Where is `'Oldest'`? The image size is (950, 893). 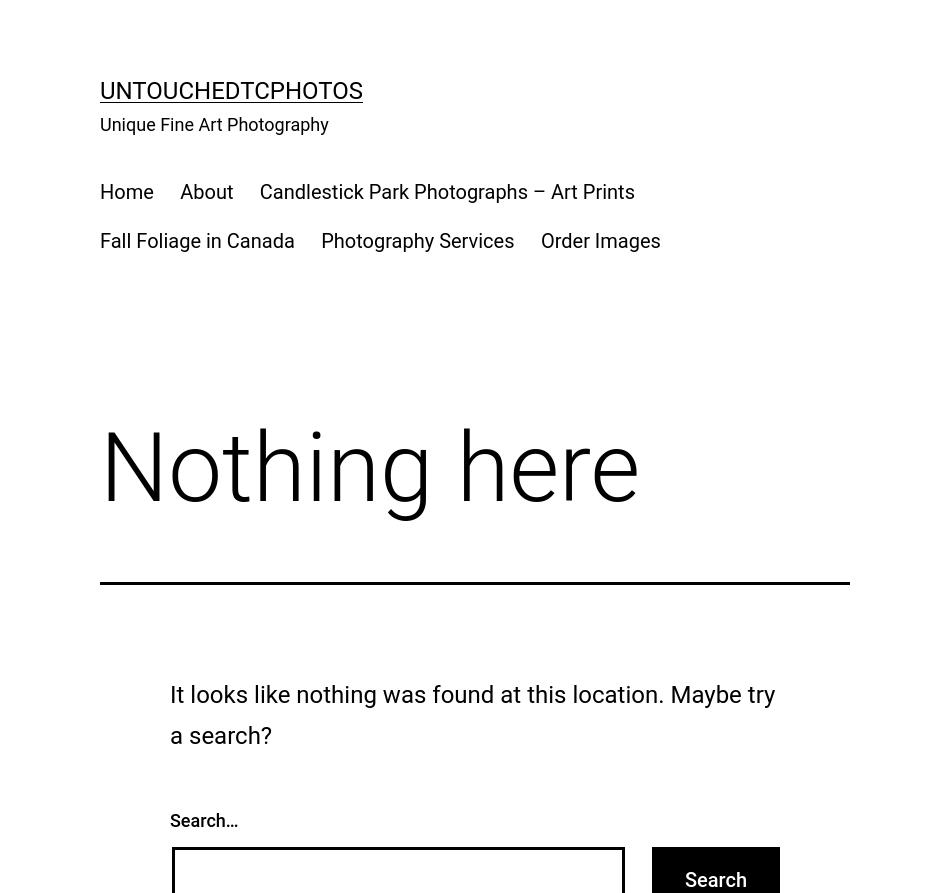 'Oldest' is located at coordinates (228, 142).